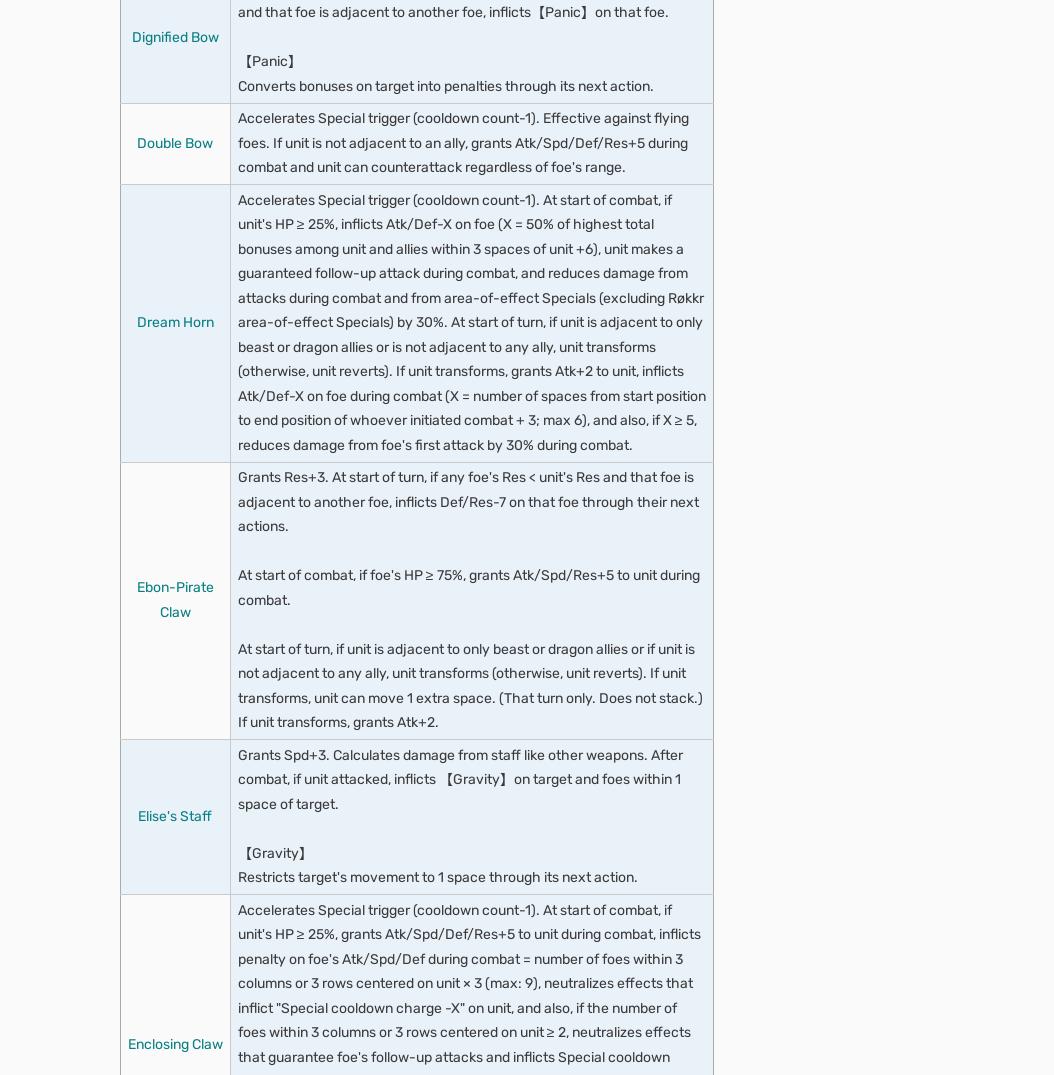 This screenshot has width=1054, height=1075. Describe the element at coordinates (456, 996) in the screenshot. I see `'Unit can move to a space adjacent to any ally within 2 spaces.'` at that location.